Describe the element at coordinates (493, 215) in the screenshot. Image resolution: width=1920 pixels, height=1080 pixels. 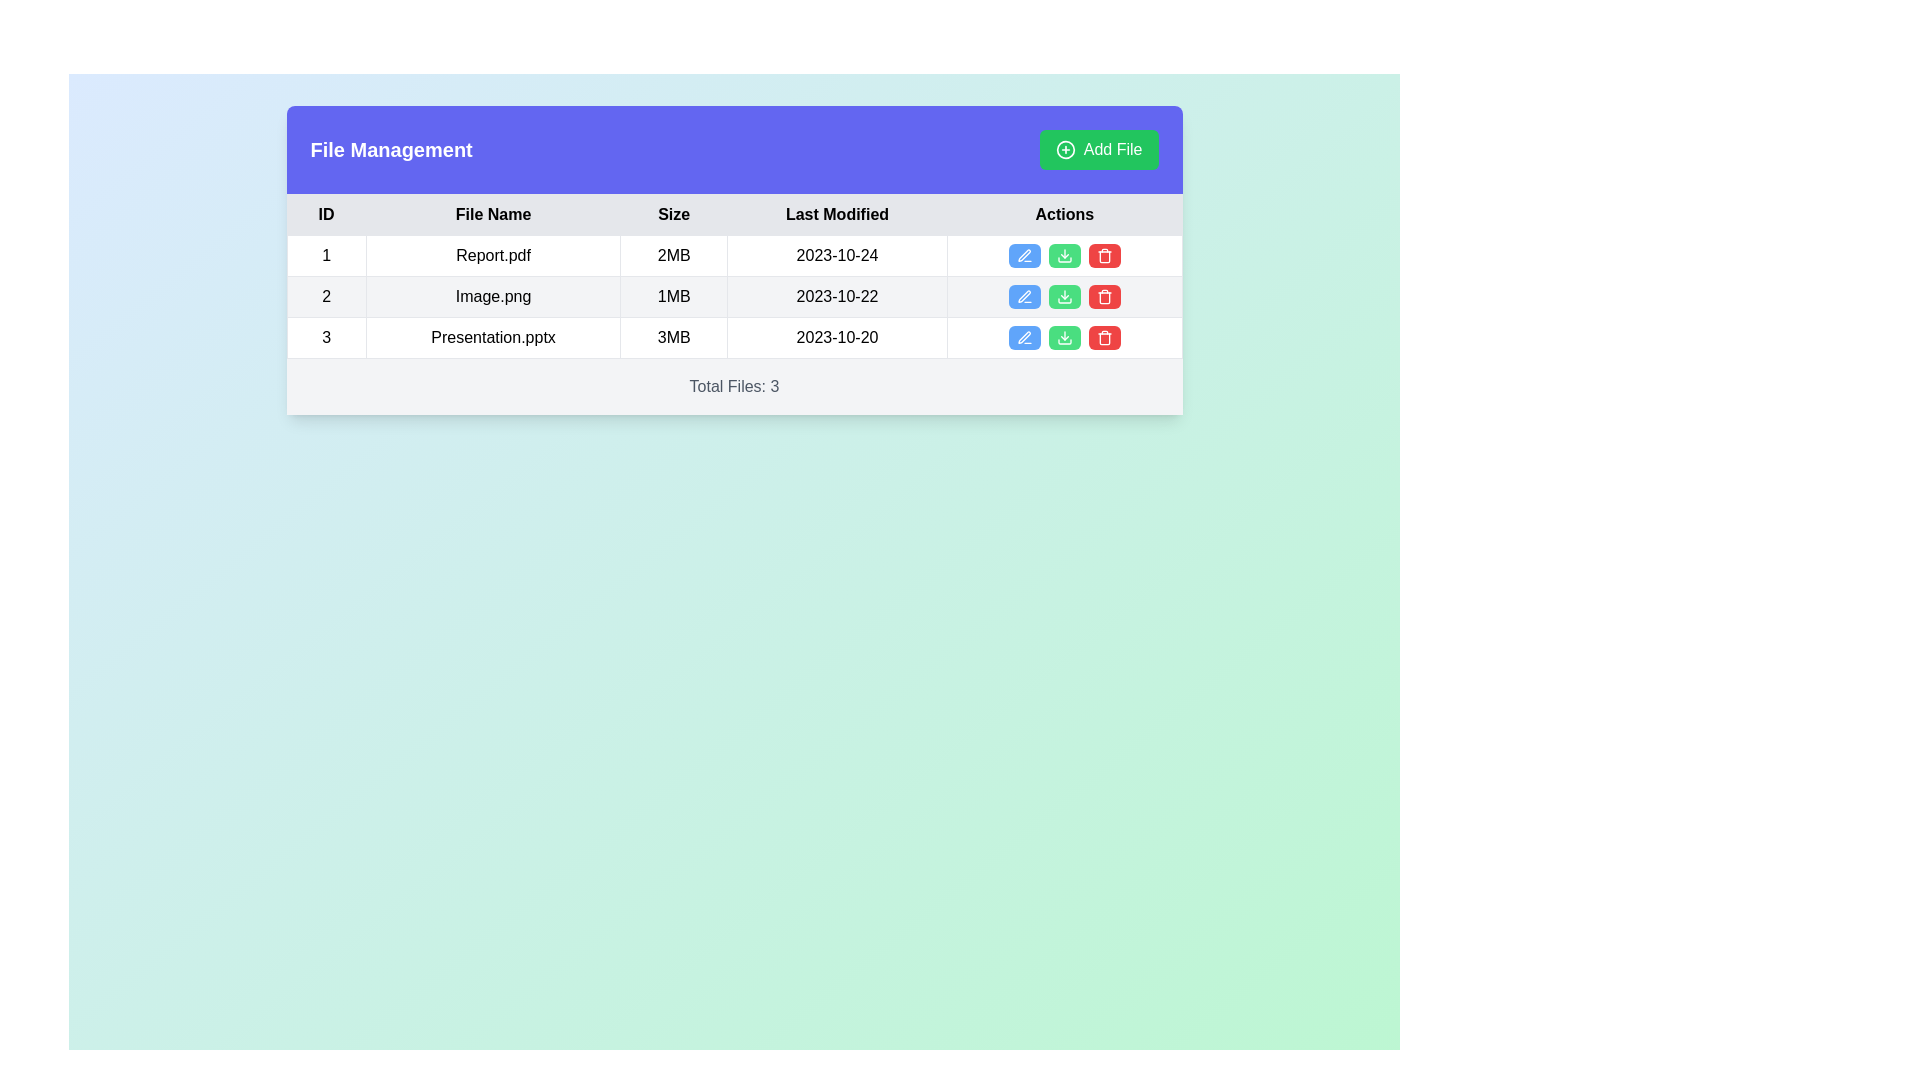
I see `the 'File Name' text label in the table header, which is styled in bold black text and surrounded by a light gray background, positioned between the 'ID' and 'Size' headers` at that location.